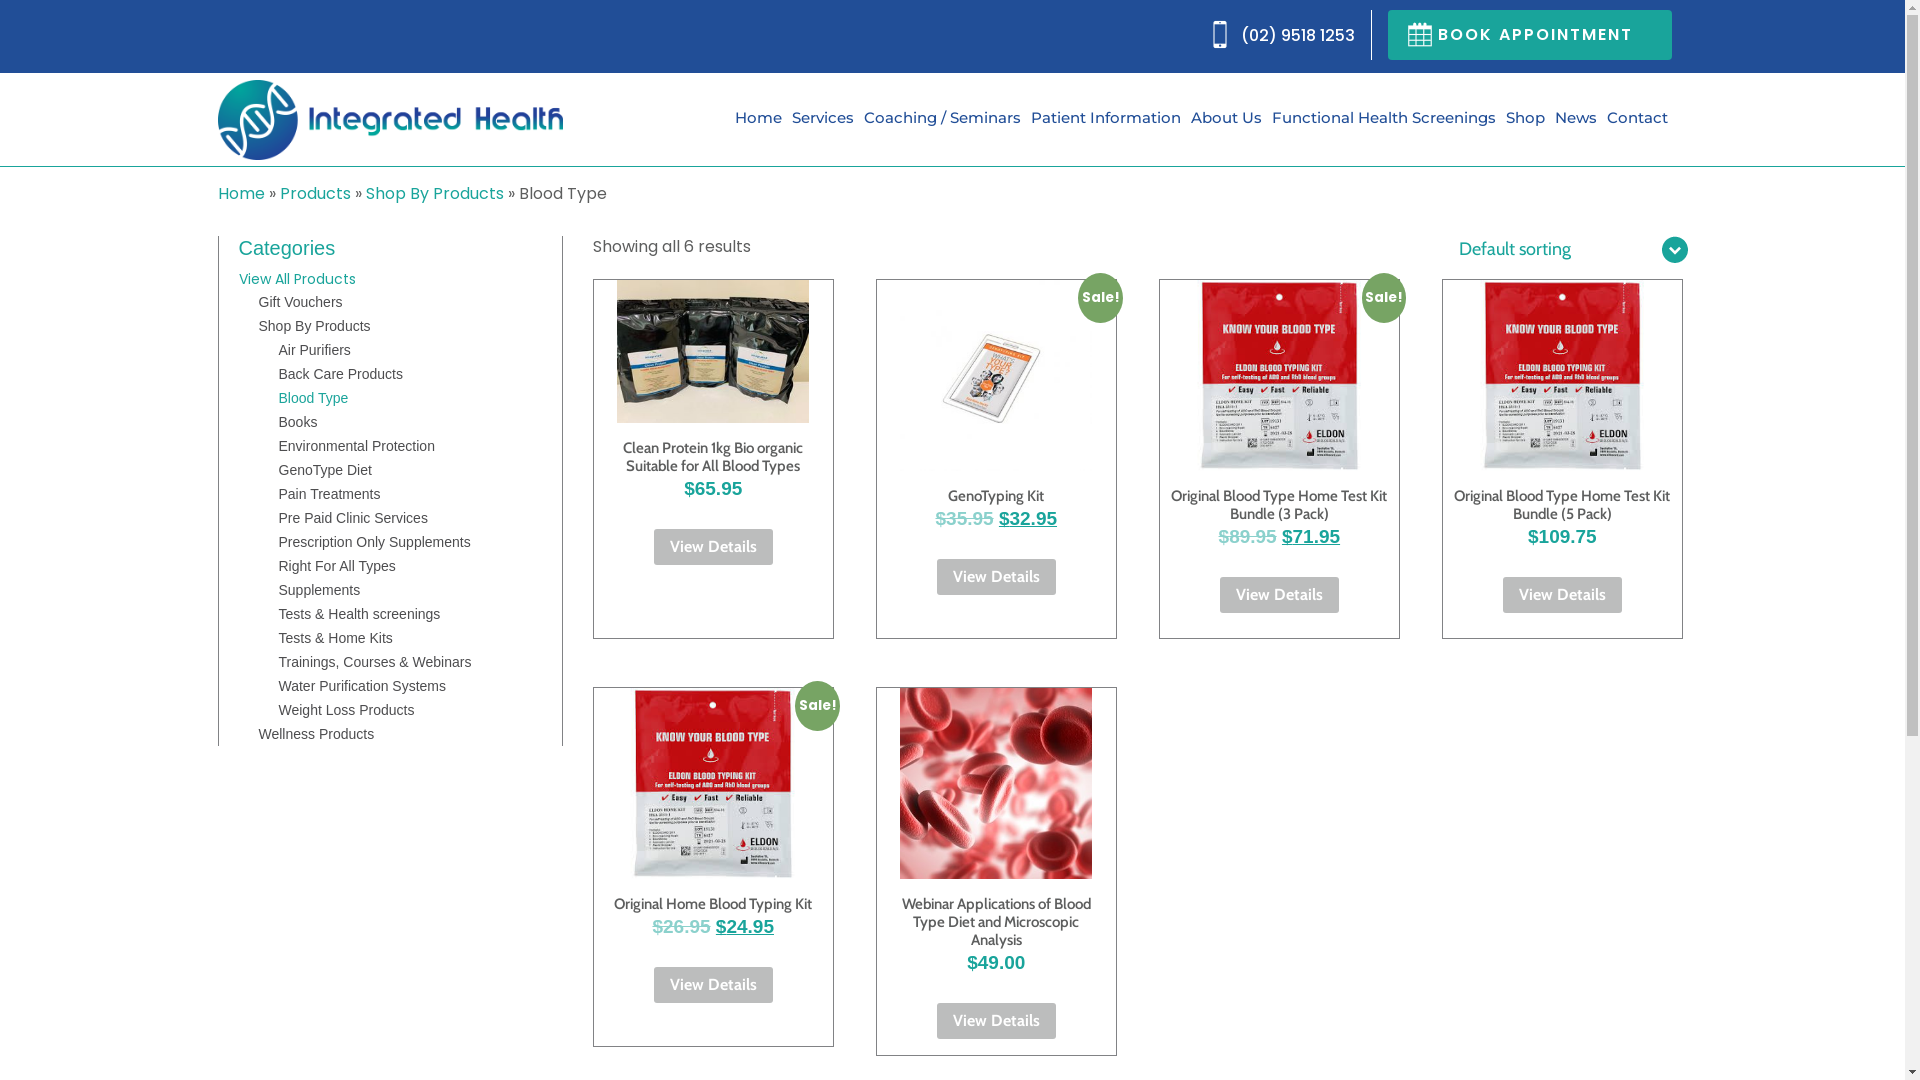 The image size is (1920, 1080). I want to click on 'View Details', so click(713, 547).